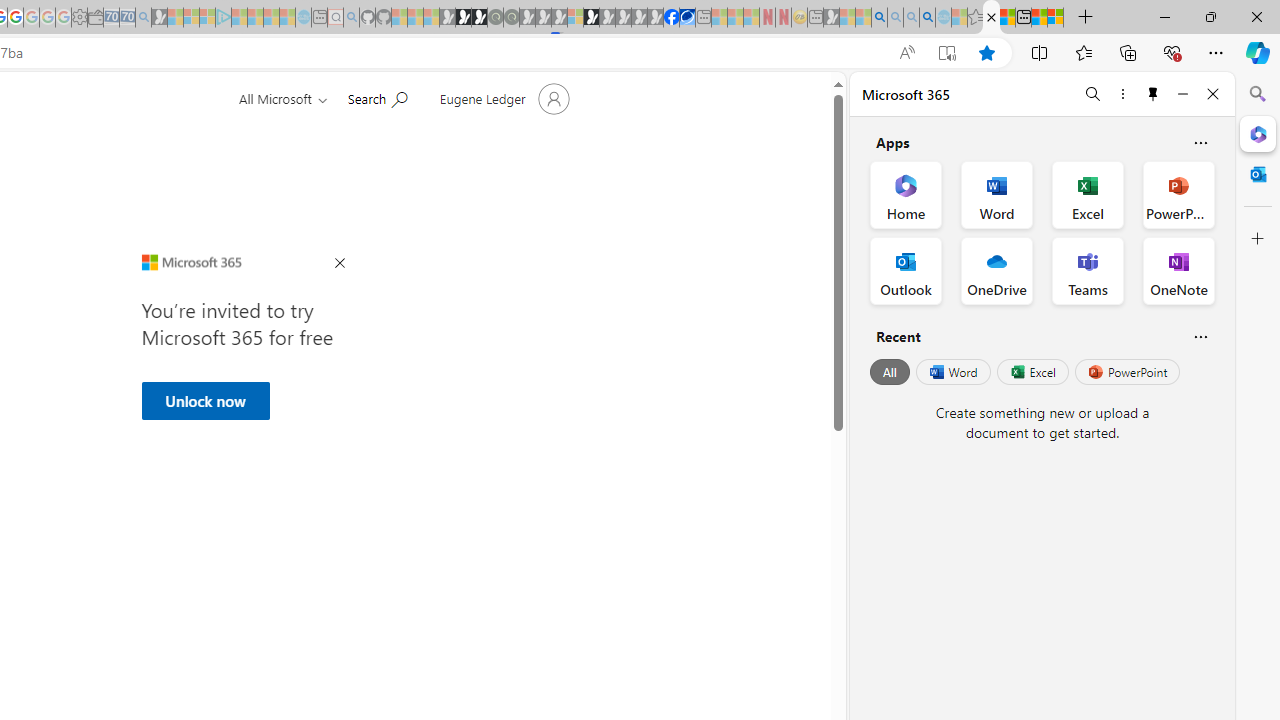 This screenshot has height=720, width=1280. Describe the element at coordinates (905, 271) in the screenshot. I see `'Outlook Office App'` at that location.